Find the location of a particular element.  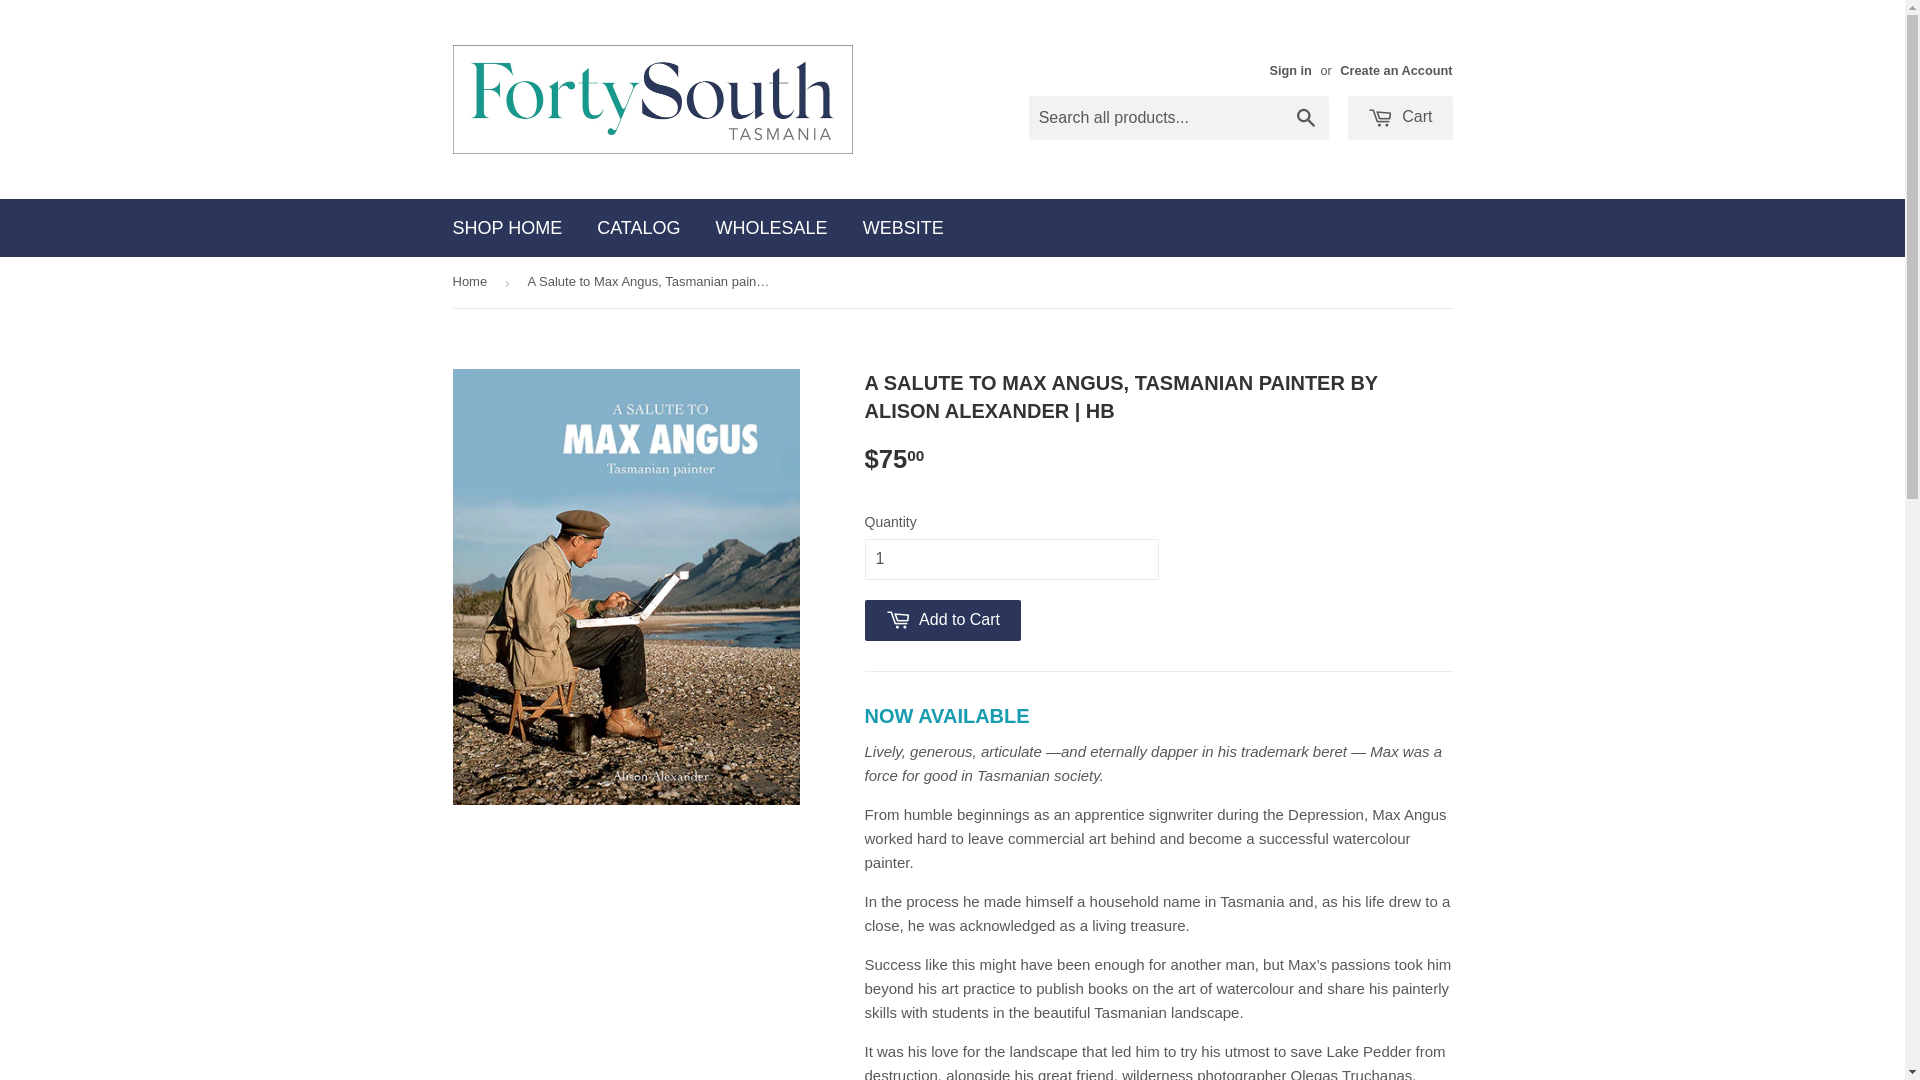

'Search' is located at coordinates (1306, 119).